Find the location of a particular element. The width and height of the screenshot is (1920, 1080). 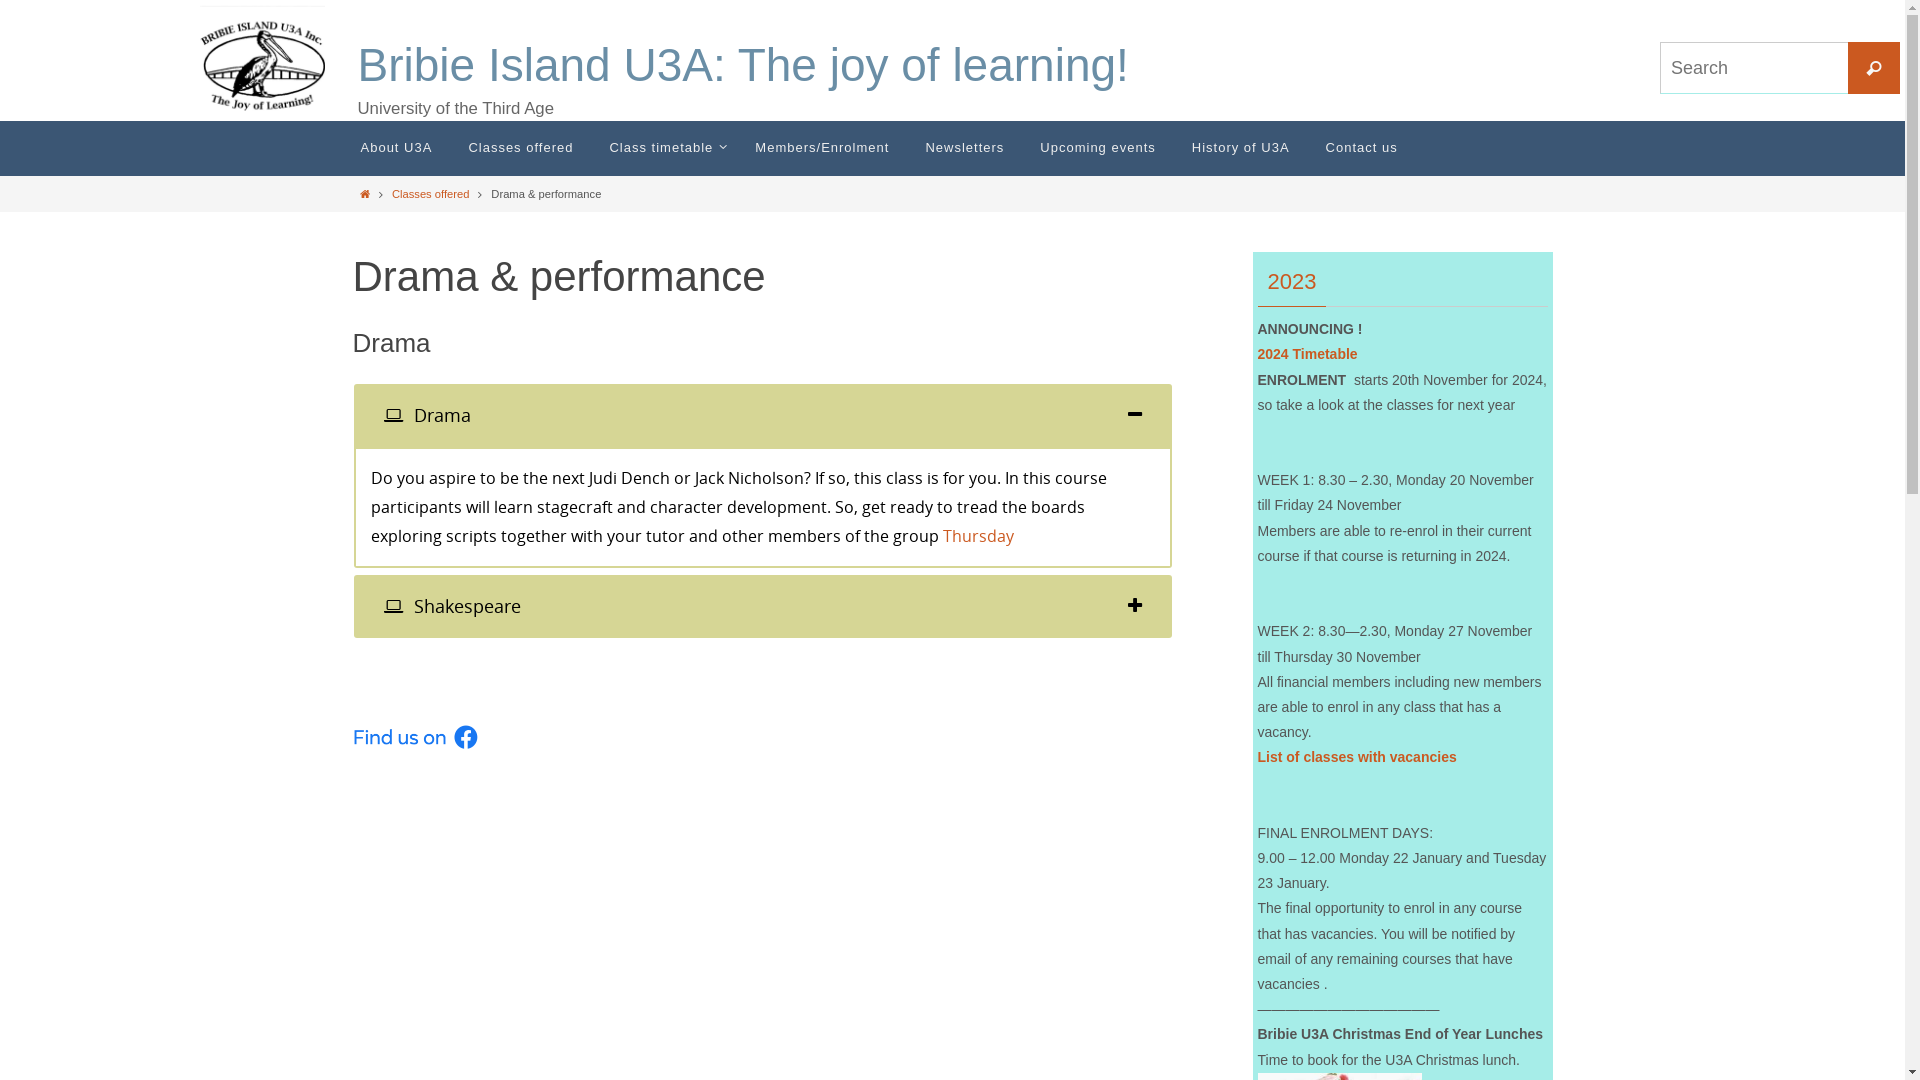

'List of classes with vacancies' is located at coordinates (1357, 757).